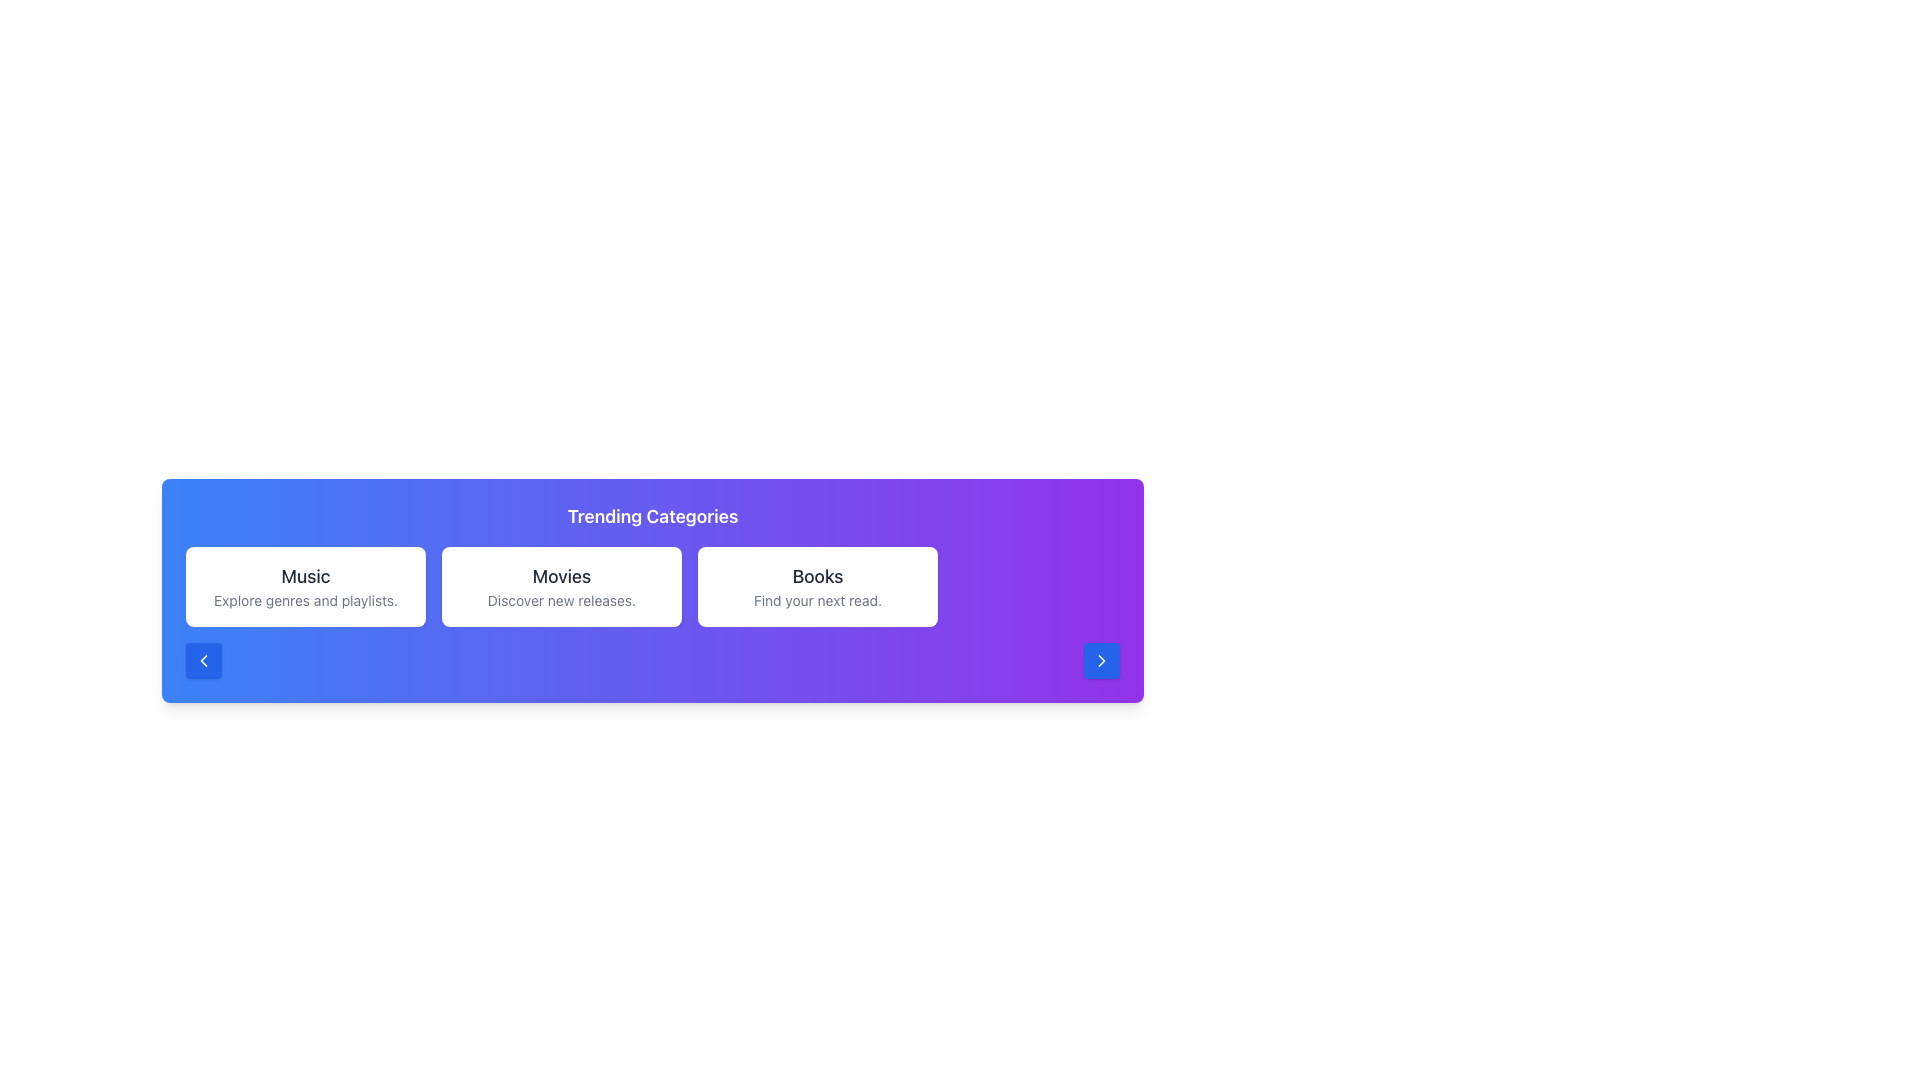 Image resolution: width=1920 pixels, height=1080 pixels. I want to click on the header title text label within the leftmost card that designates the main topic of music-related exploration, so click(305, 577).